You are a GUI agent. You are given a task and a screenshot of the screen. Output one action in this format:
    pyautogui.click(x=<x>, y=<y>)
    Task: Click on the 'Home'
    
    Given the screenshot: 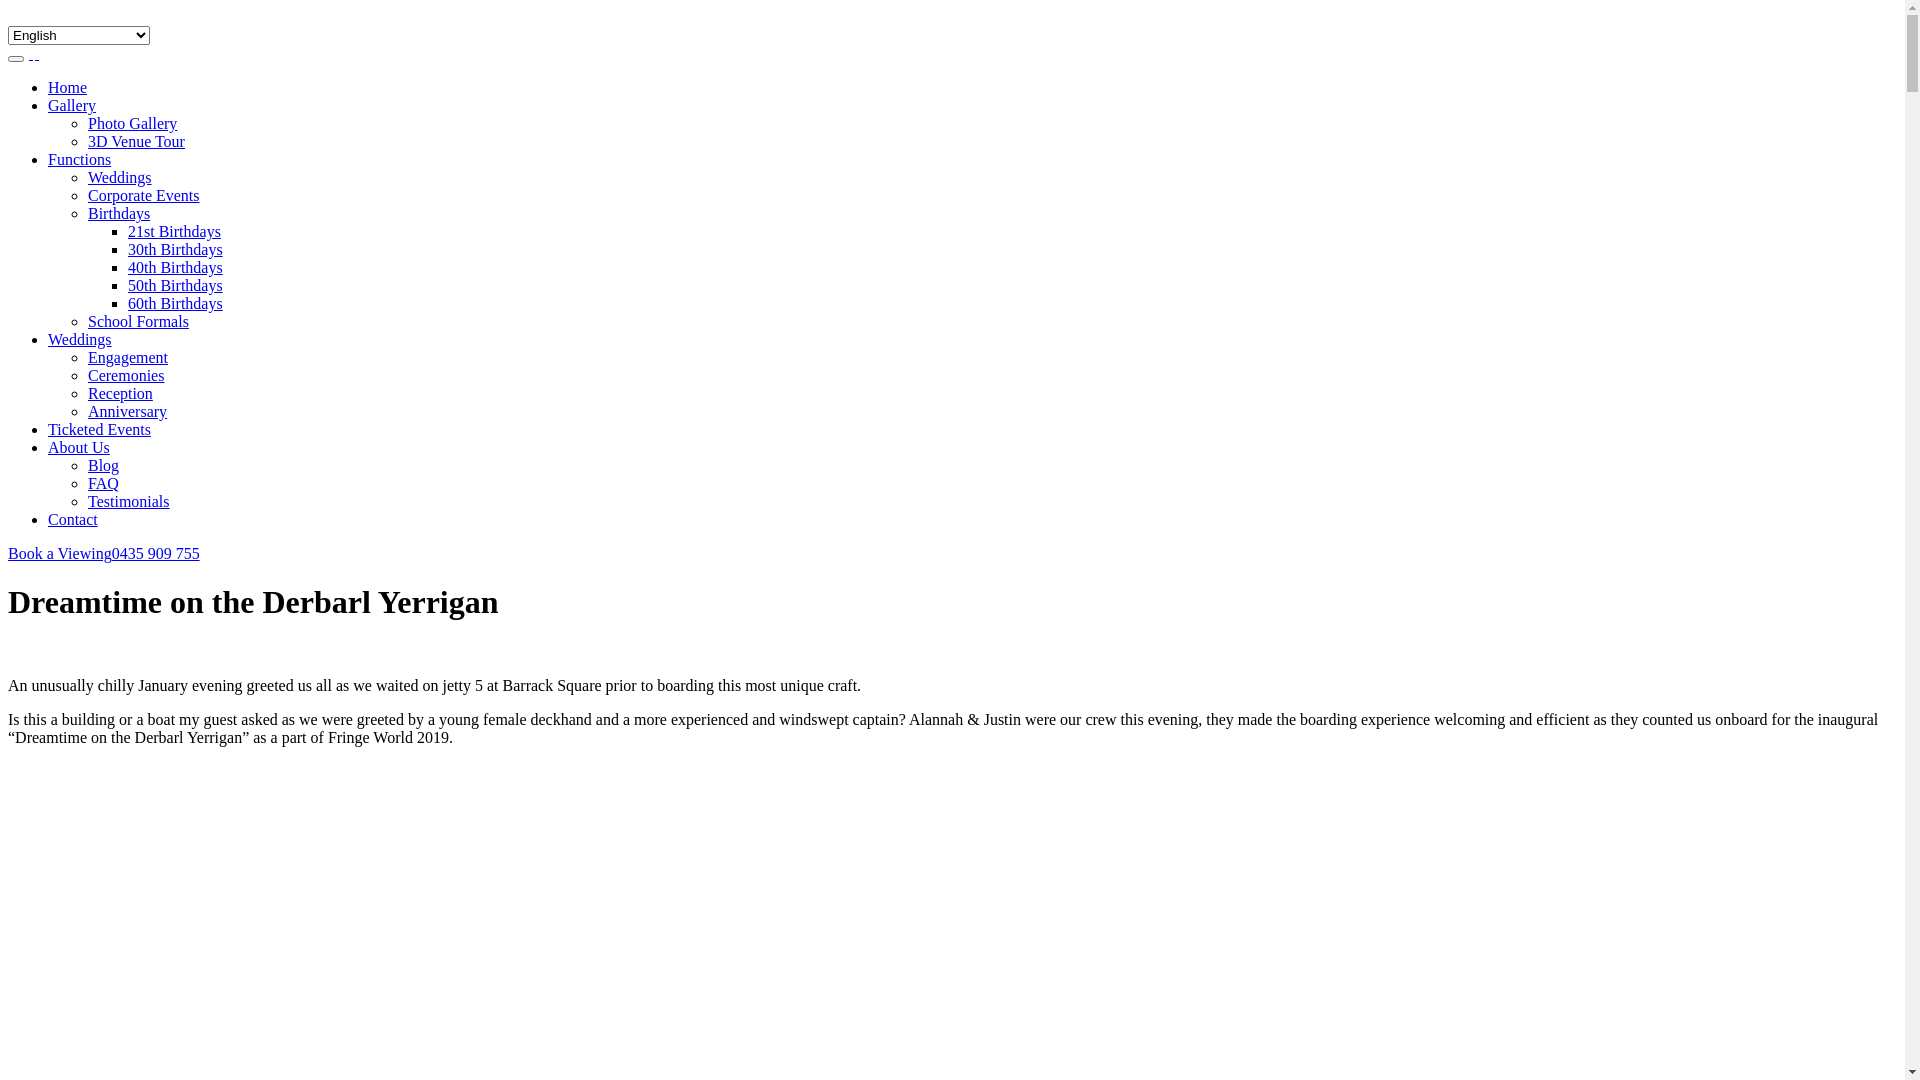 What is the action you would take?
    pyautogui.click(x=67, y=86)
    